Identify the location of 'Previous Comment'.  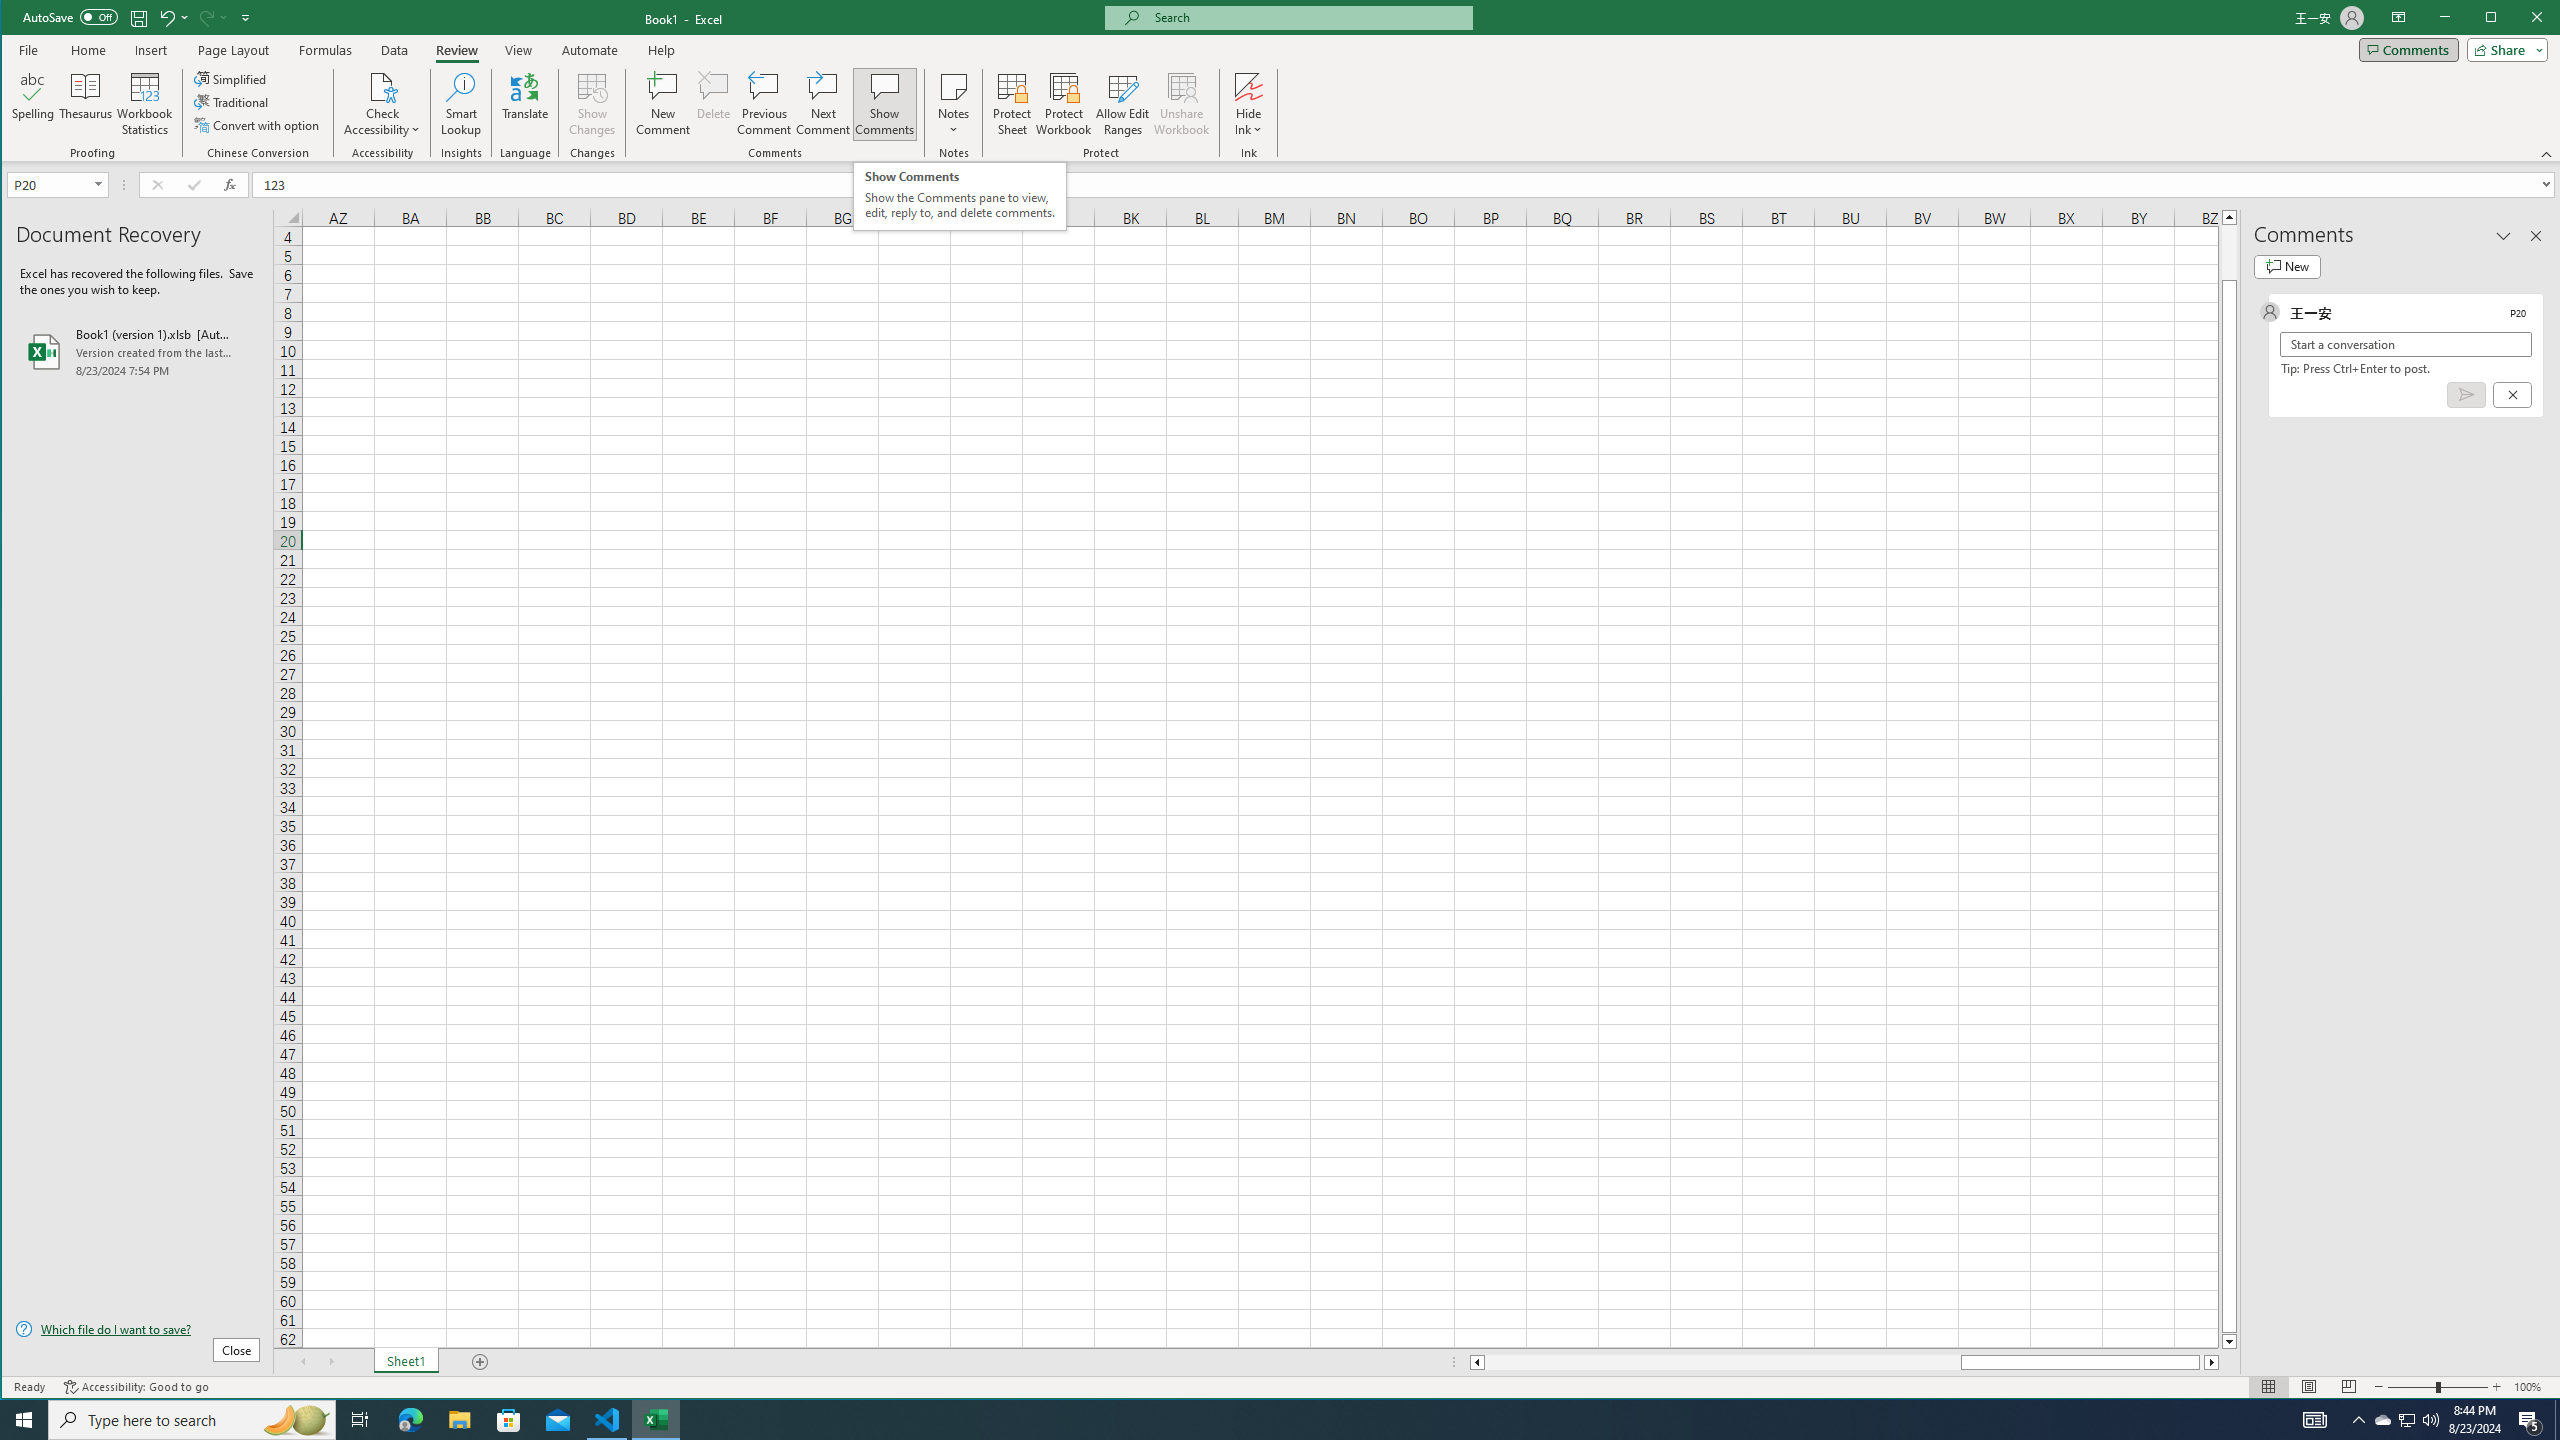
(763, 103).